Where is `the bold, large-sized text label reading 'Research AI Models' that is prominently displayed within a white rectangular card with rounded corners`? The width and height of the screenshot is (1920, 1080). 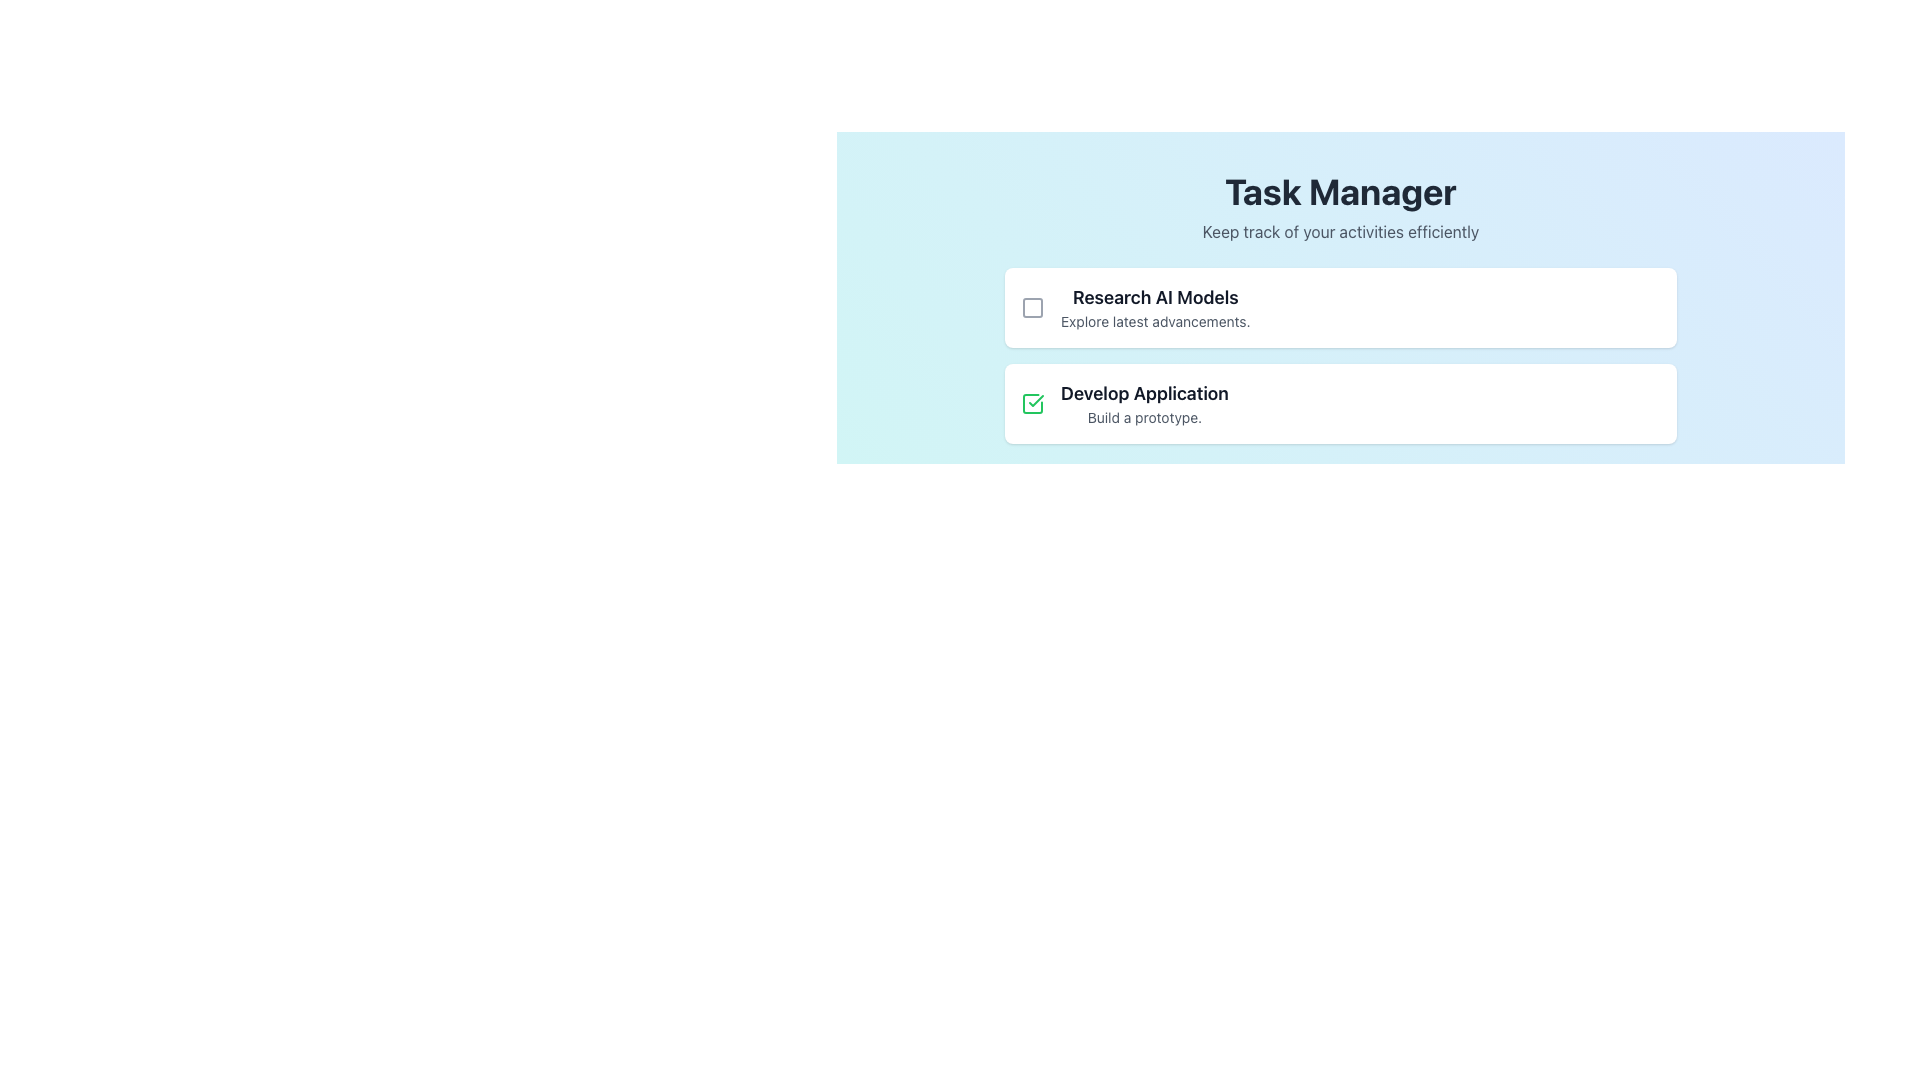
the bold, large-sized text label reading 'Research AI Models' that is prominently displayed within a white rectangular card with rounded corners is located at coordinates (1155, 297).